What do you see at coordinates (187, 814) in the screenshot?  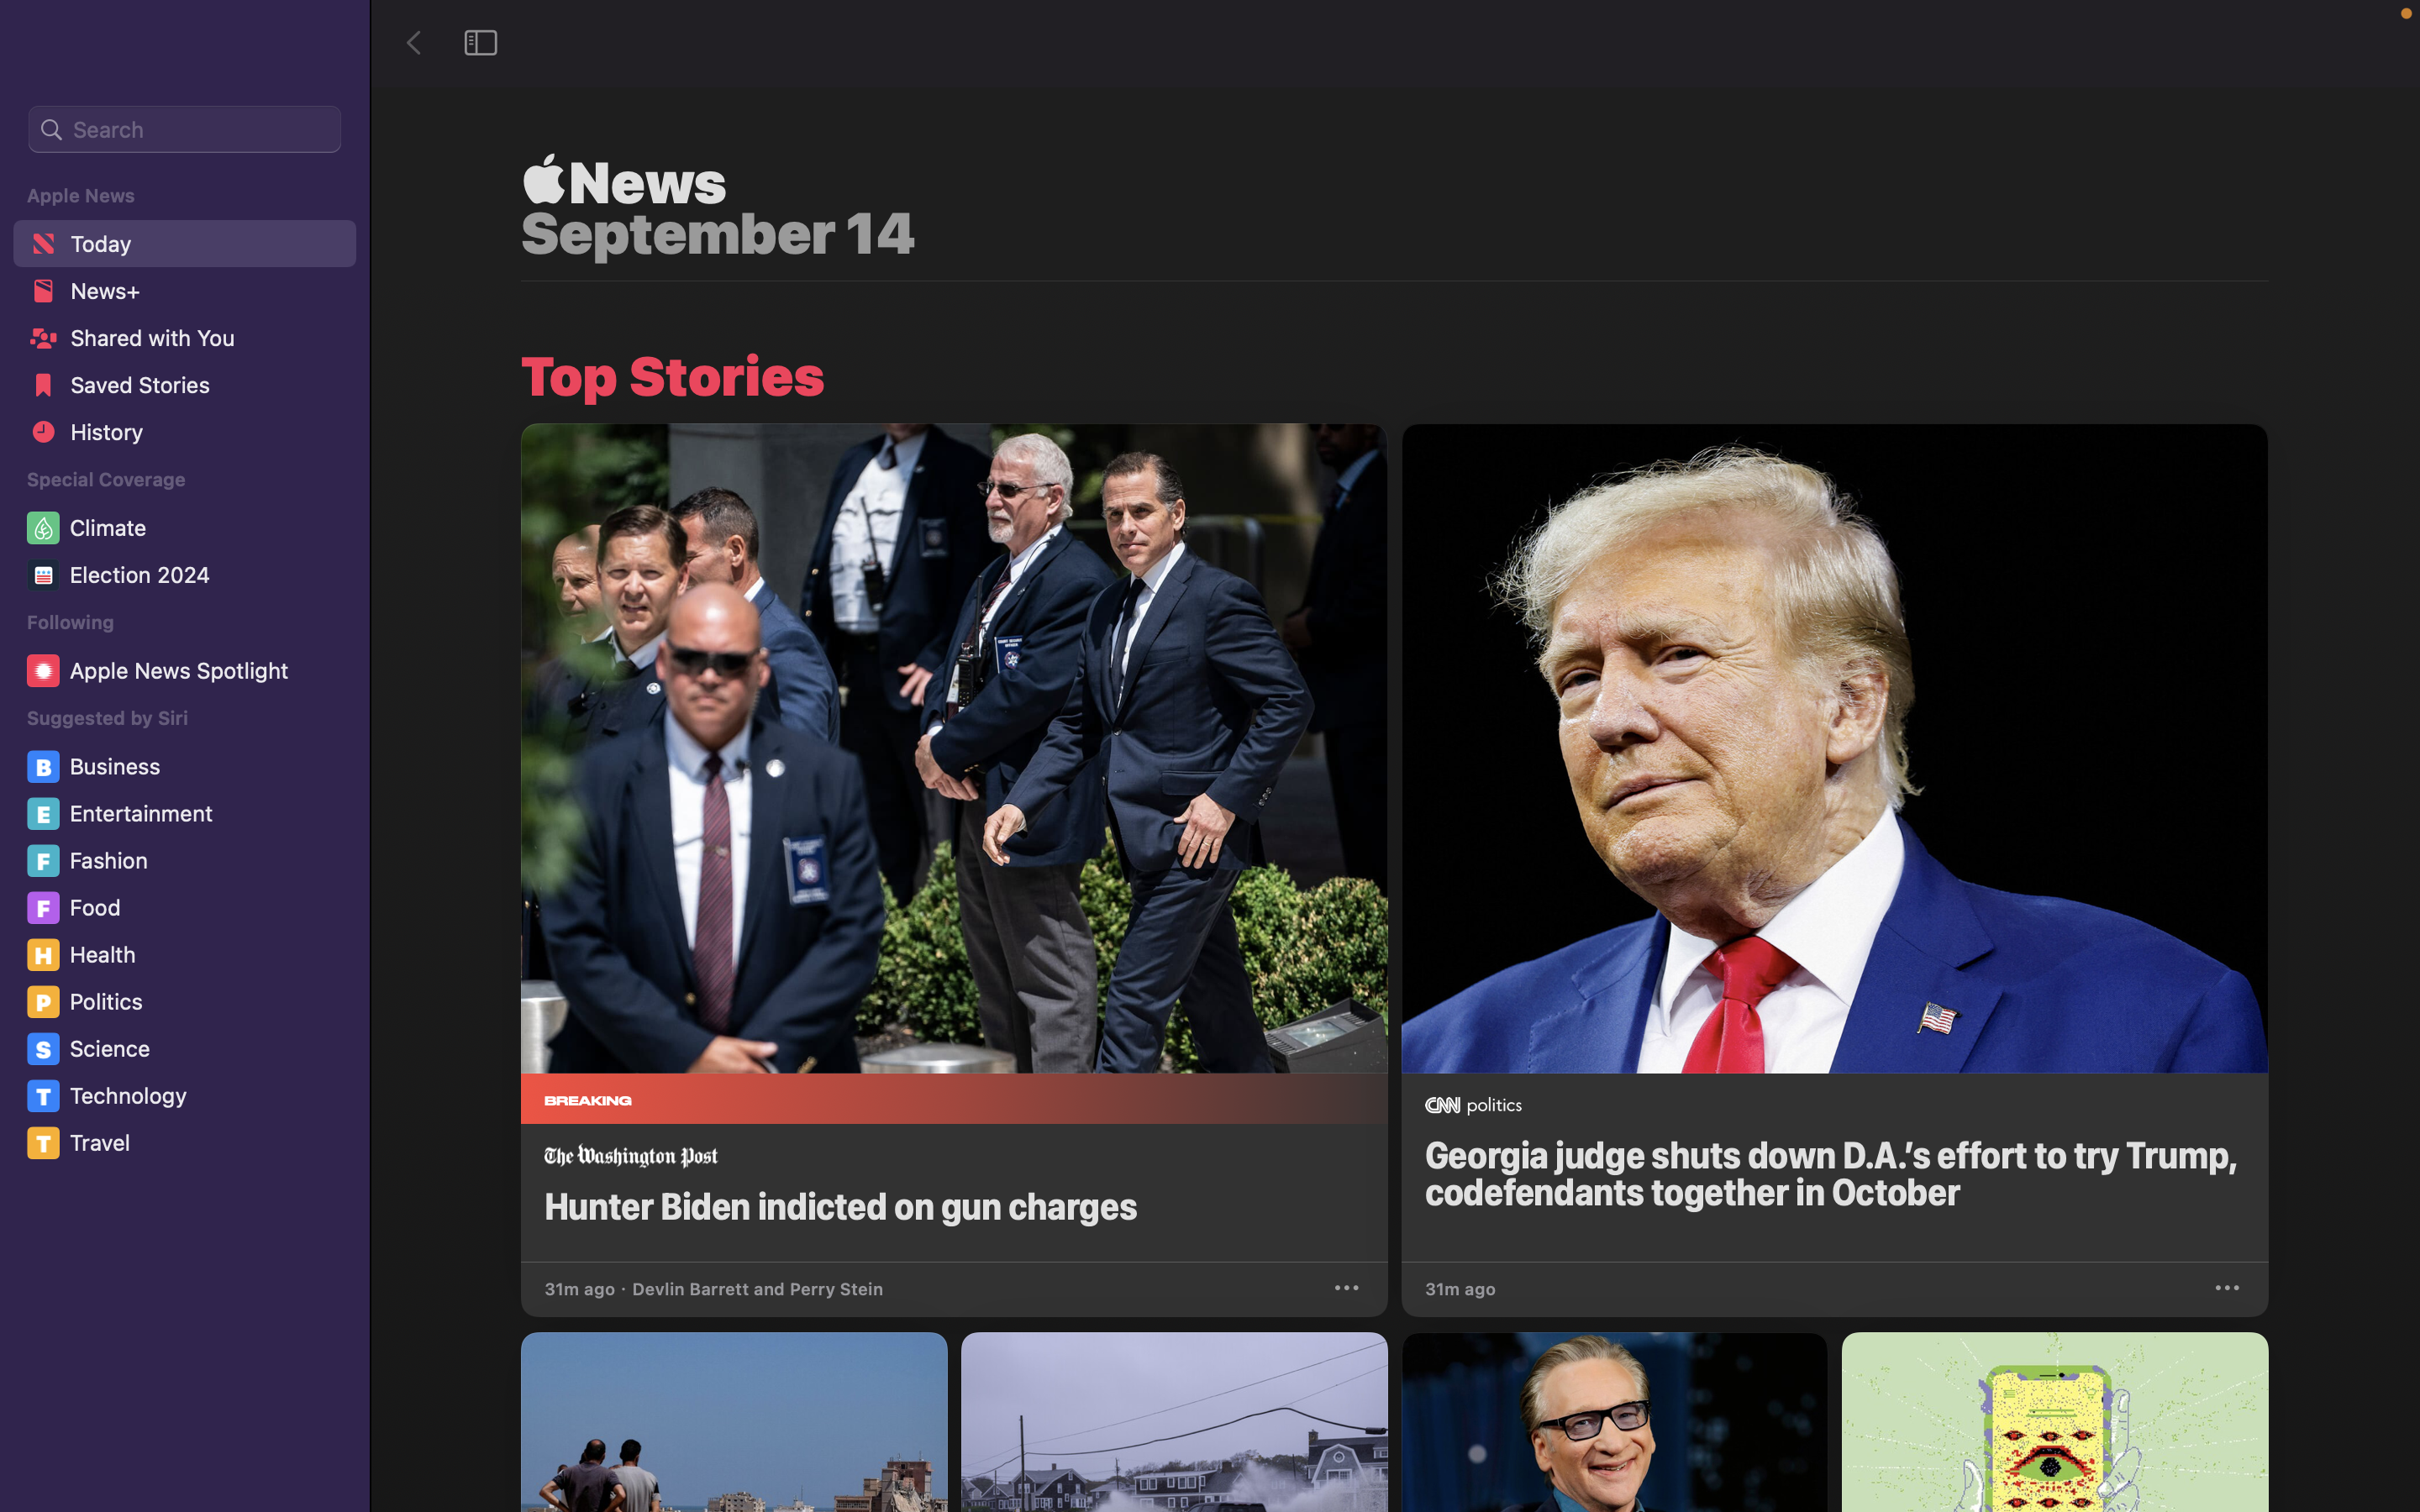 I see `Go to the "Entertainment" tab and click on it` at bounding box center [187, 814].